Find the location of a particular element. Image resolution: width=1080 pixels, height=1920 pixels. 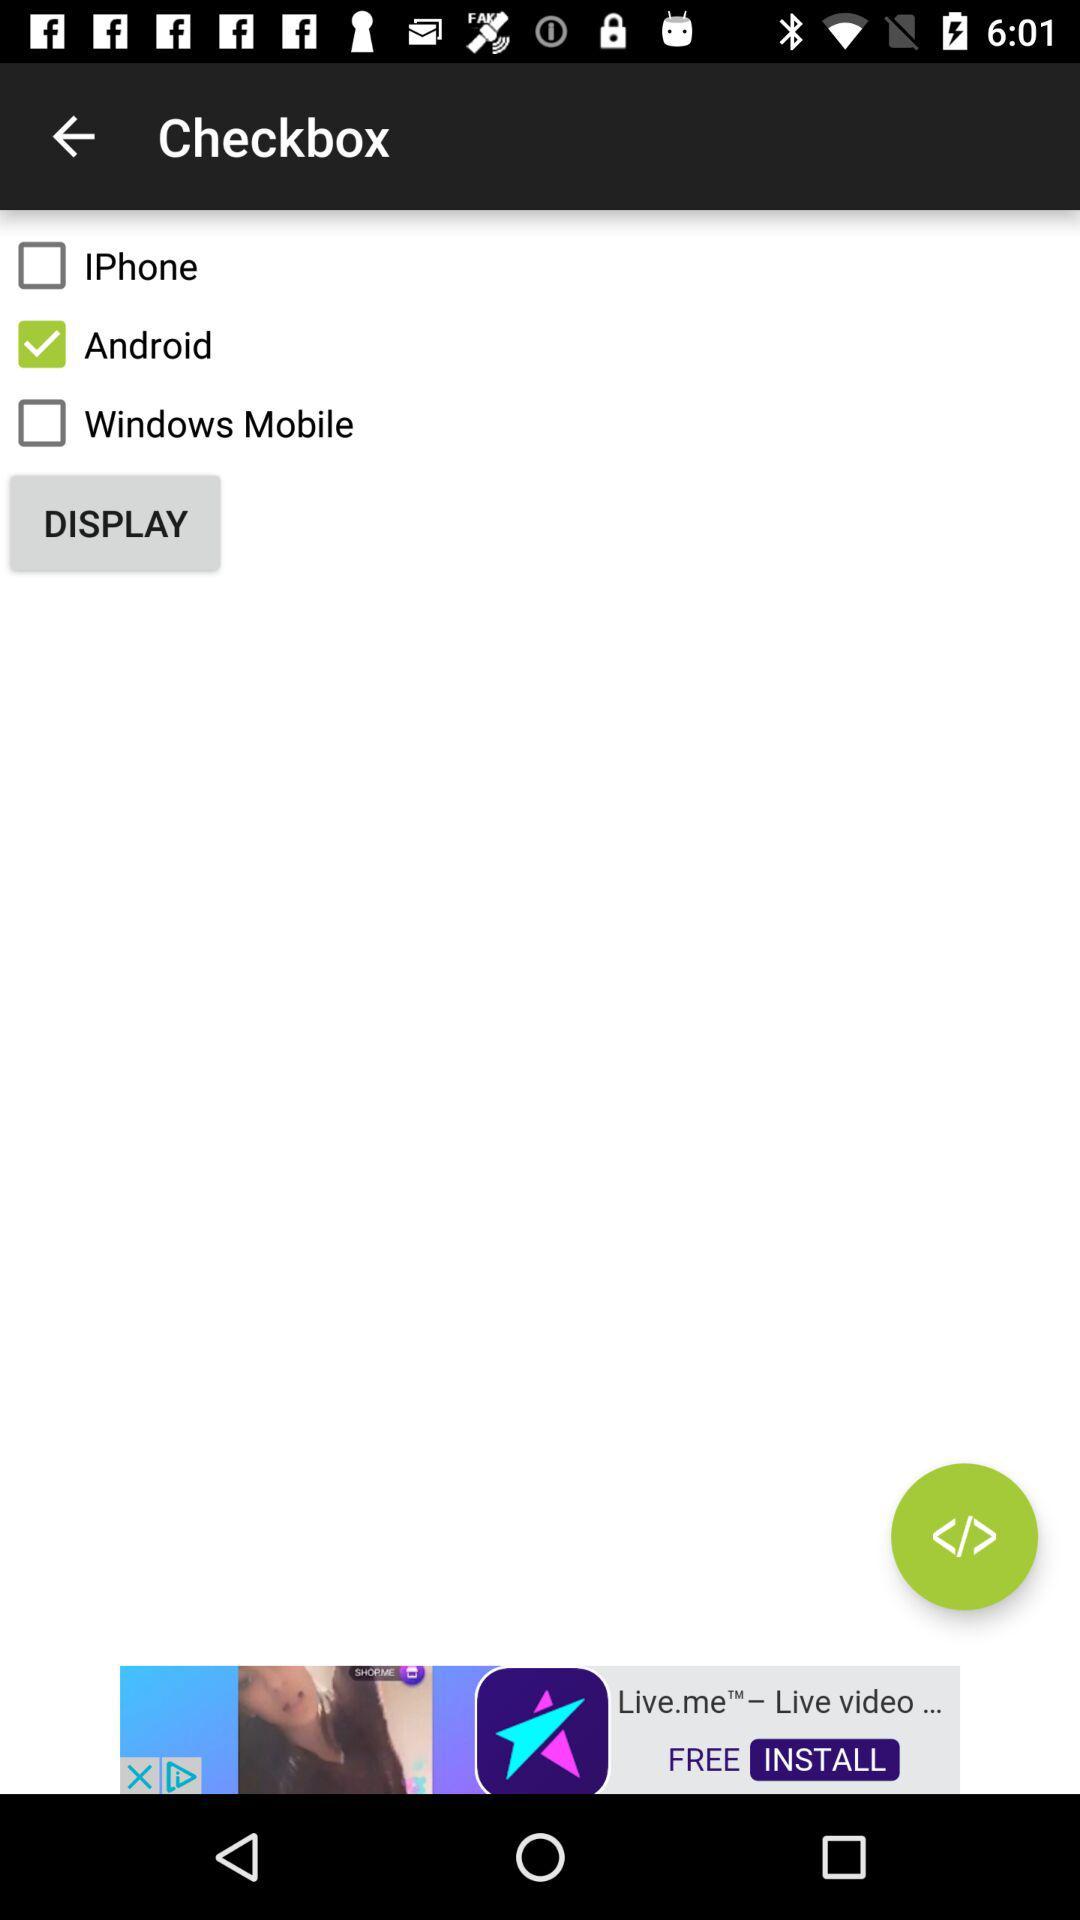

advertisement bar is located at coordinates (540, 1727).